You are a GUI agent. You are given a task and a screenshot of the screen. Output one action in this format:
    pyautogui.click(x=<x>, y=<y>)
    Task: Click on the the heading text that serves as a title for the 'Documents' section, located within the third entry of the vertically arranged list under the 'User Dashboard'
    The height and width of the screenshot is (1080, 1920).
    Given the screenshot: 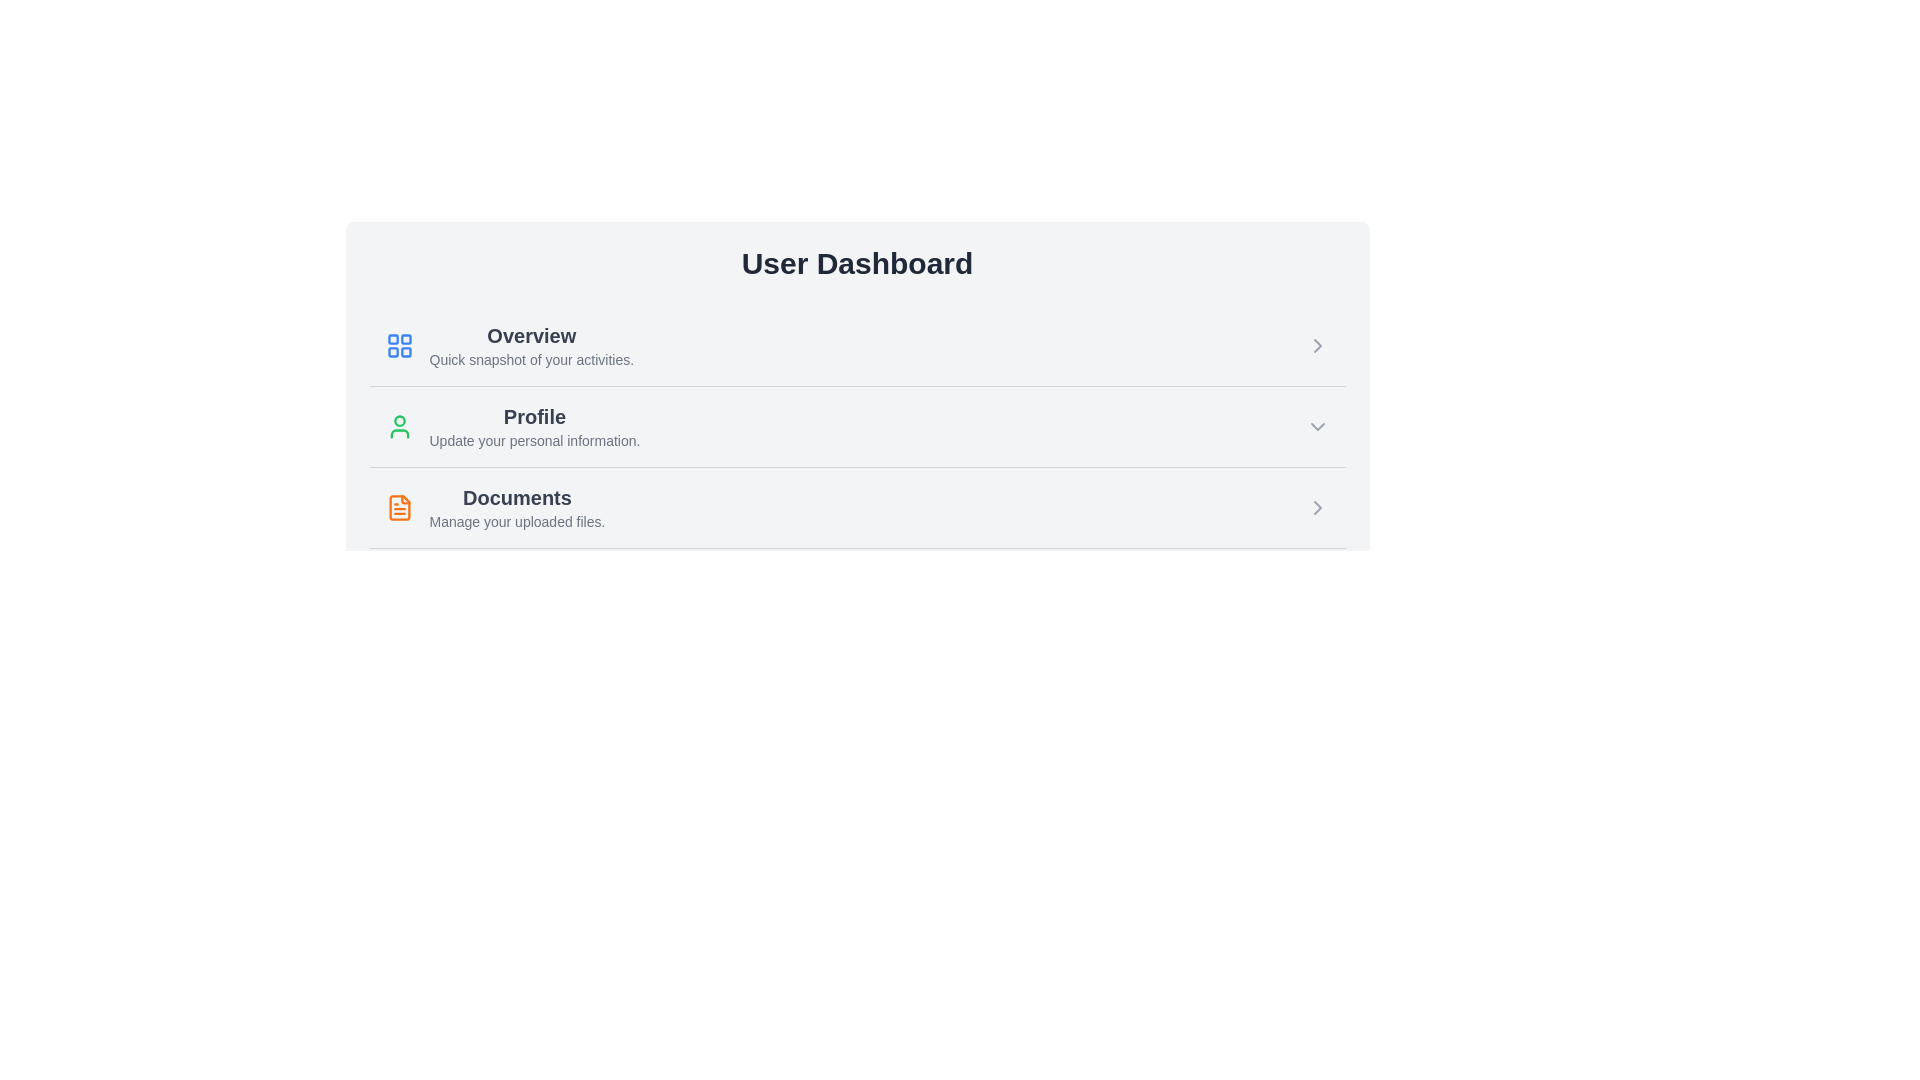 What is the action you would take?
    pyautogui.click(x=517, y=496)
    